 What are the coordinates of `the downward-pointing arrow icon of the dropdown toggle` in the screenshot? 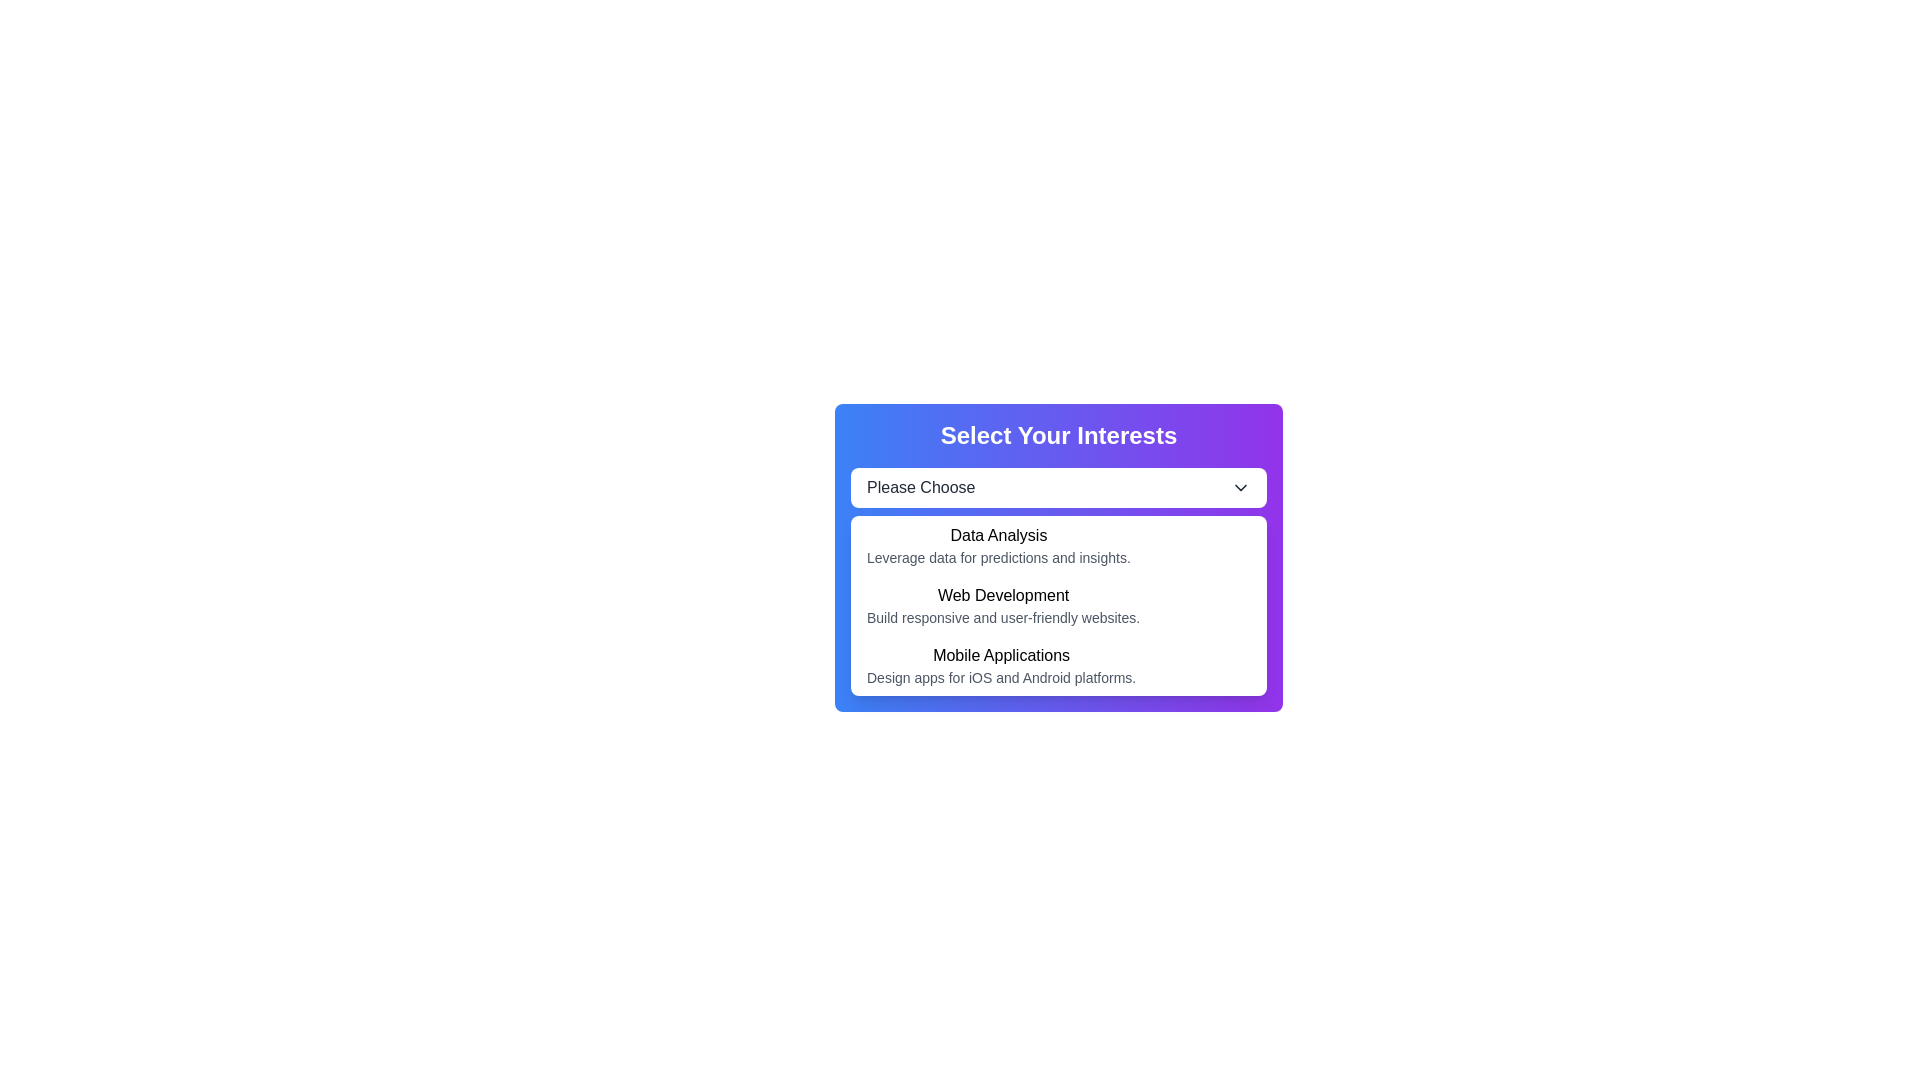 It's located at (1240, 488).